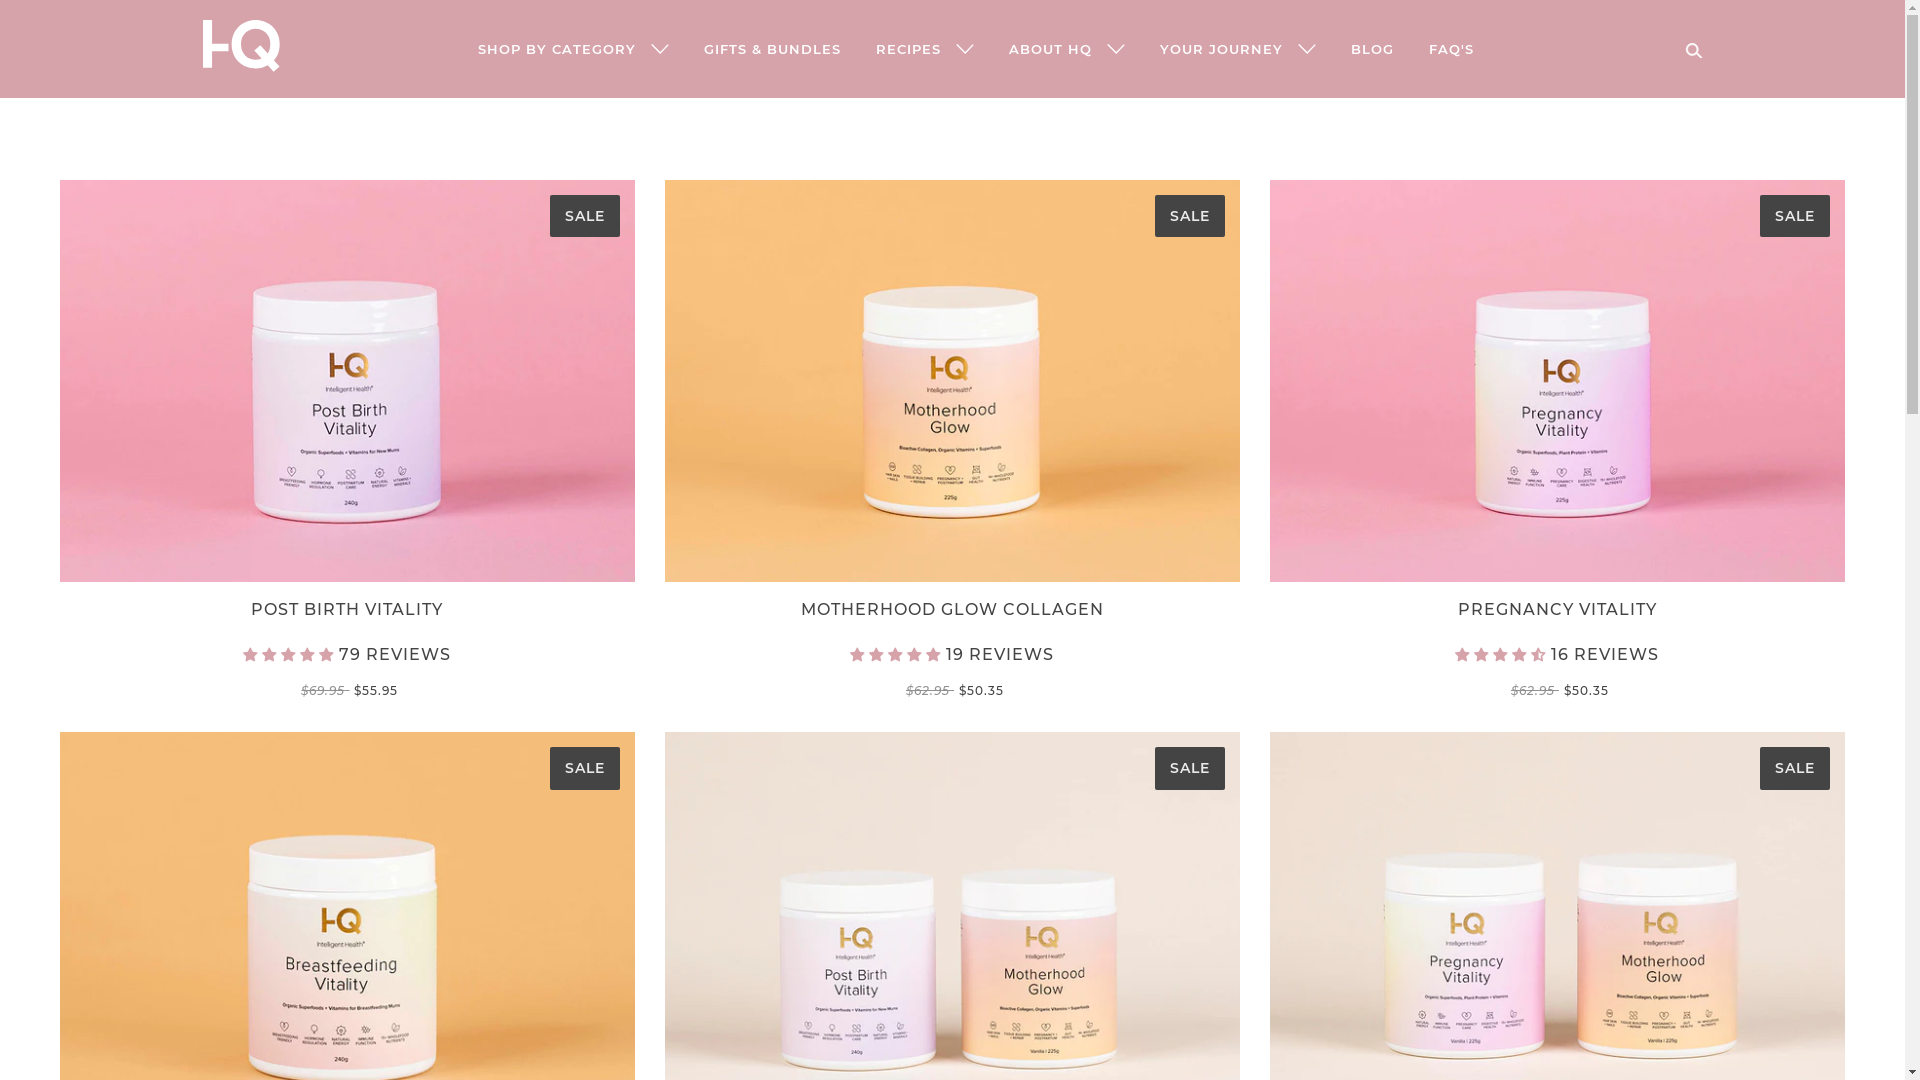  What do you see at coordinates (1335, 48) in the screenshot?
I see `'BLOG'` at bounding box center [1335, 48].